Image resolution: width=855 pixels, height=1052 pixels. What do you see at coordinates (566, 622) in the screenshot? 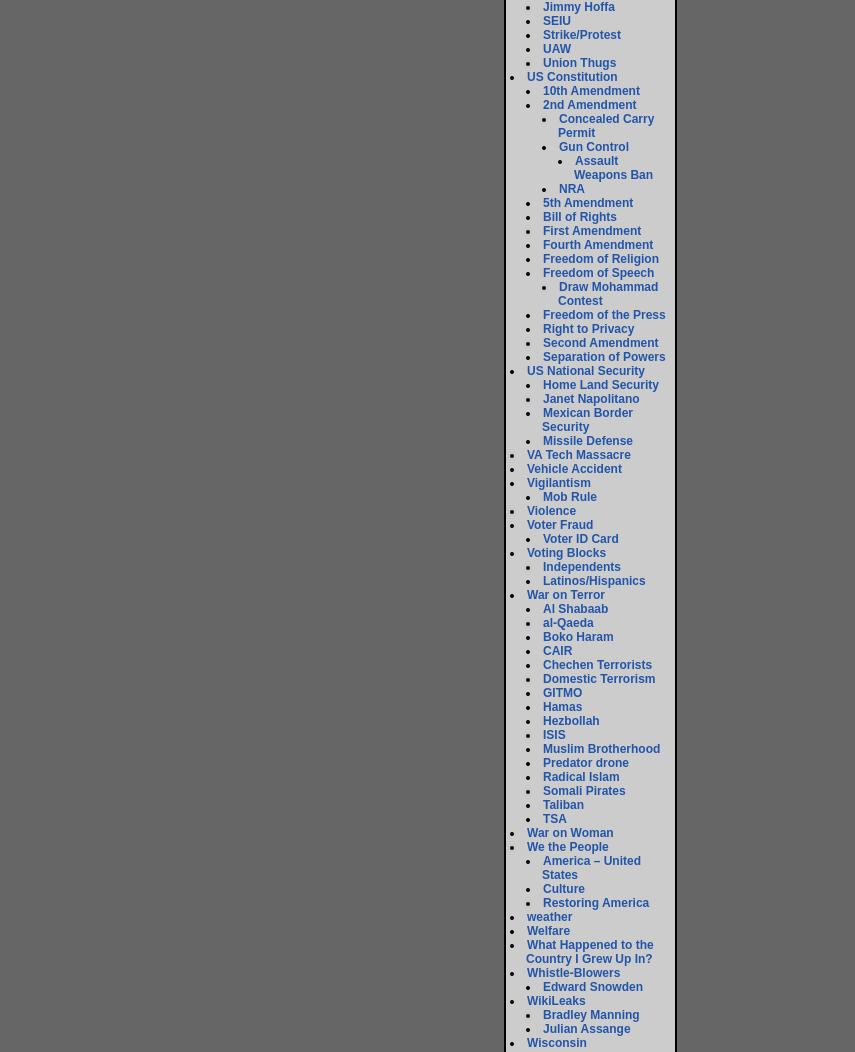
I see `'al-Qaeda'` at bounding box center [566, 622].